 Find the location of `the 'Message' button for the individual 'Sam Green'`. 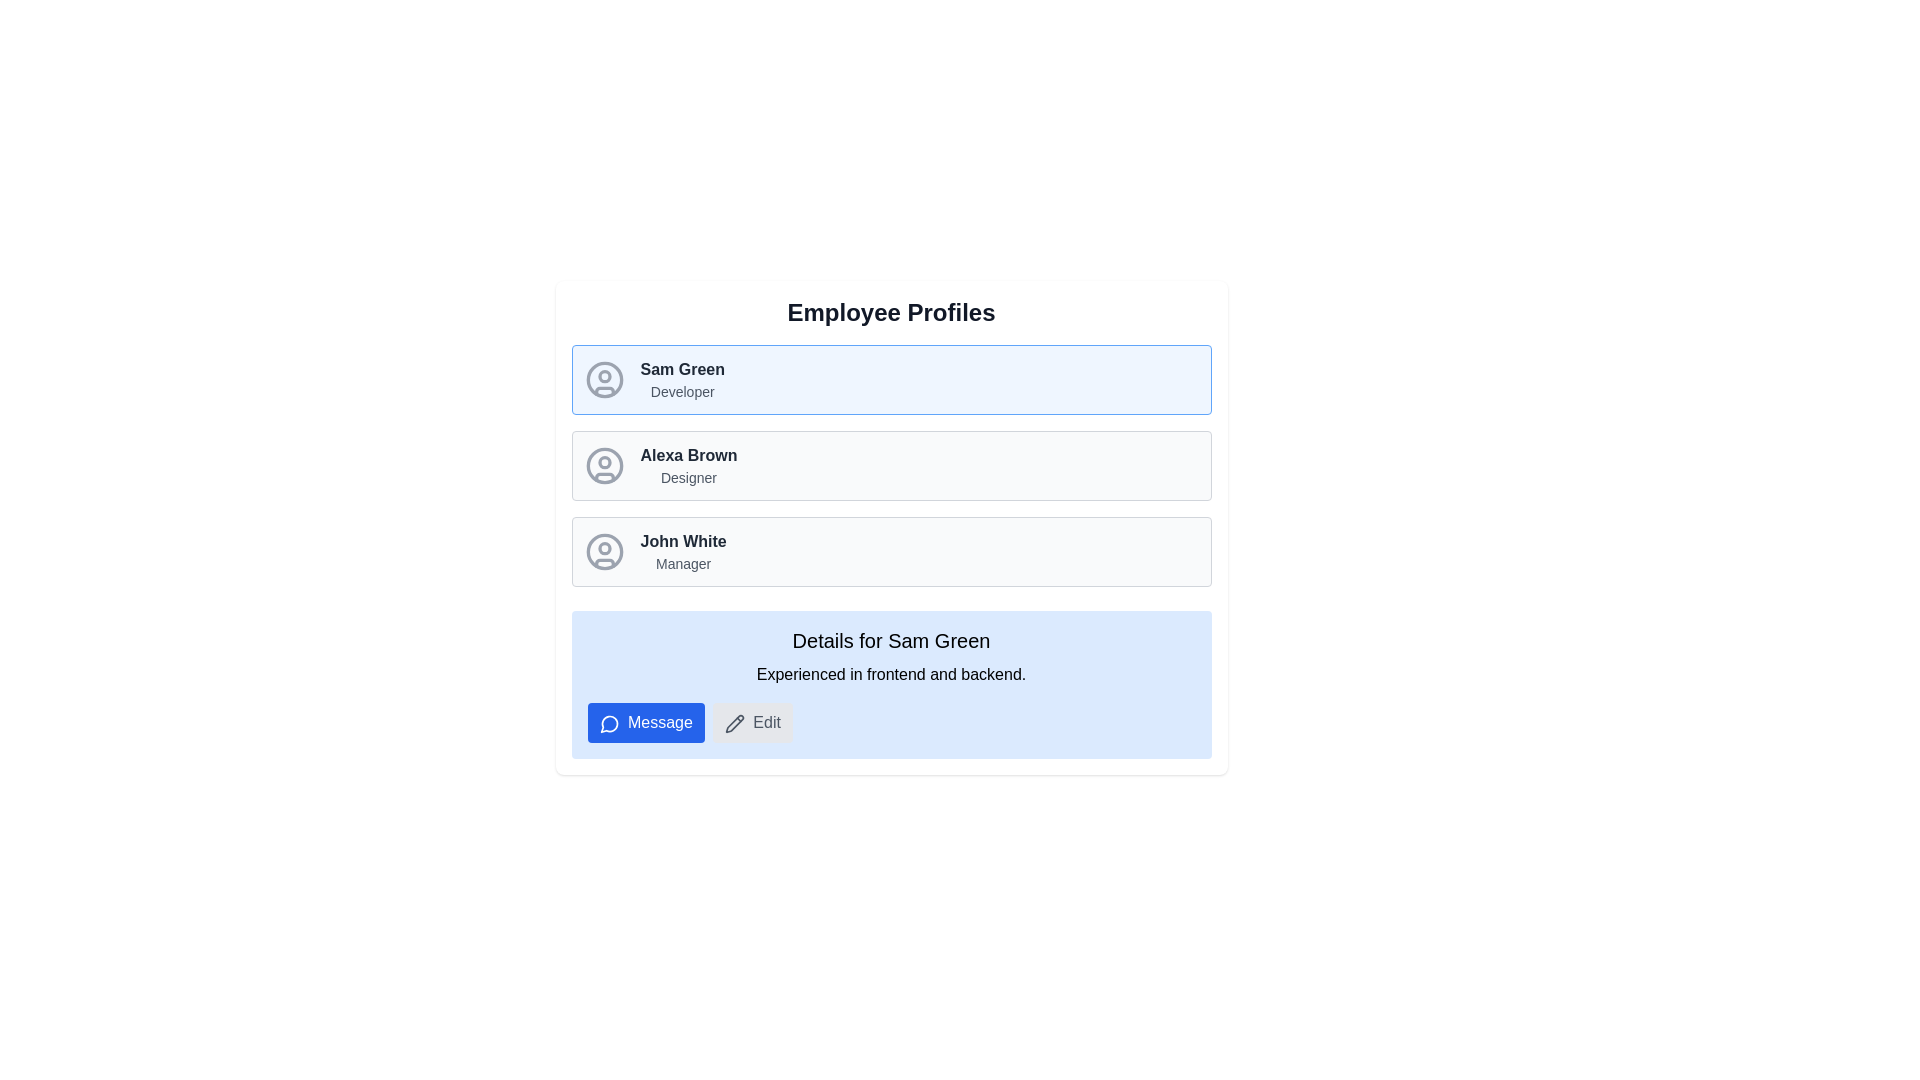

the 'Message' button for the individual 'Sam Green' is located at coordinates (608, 724).